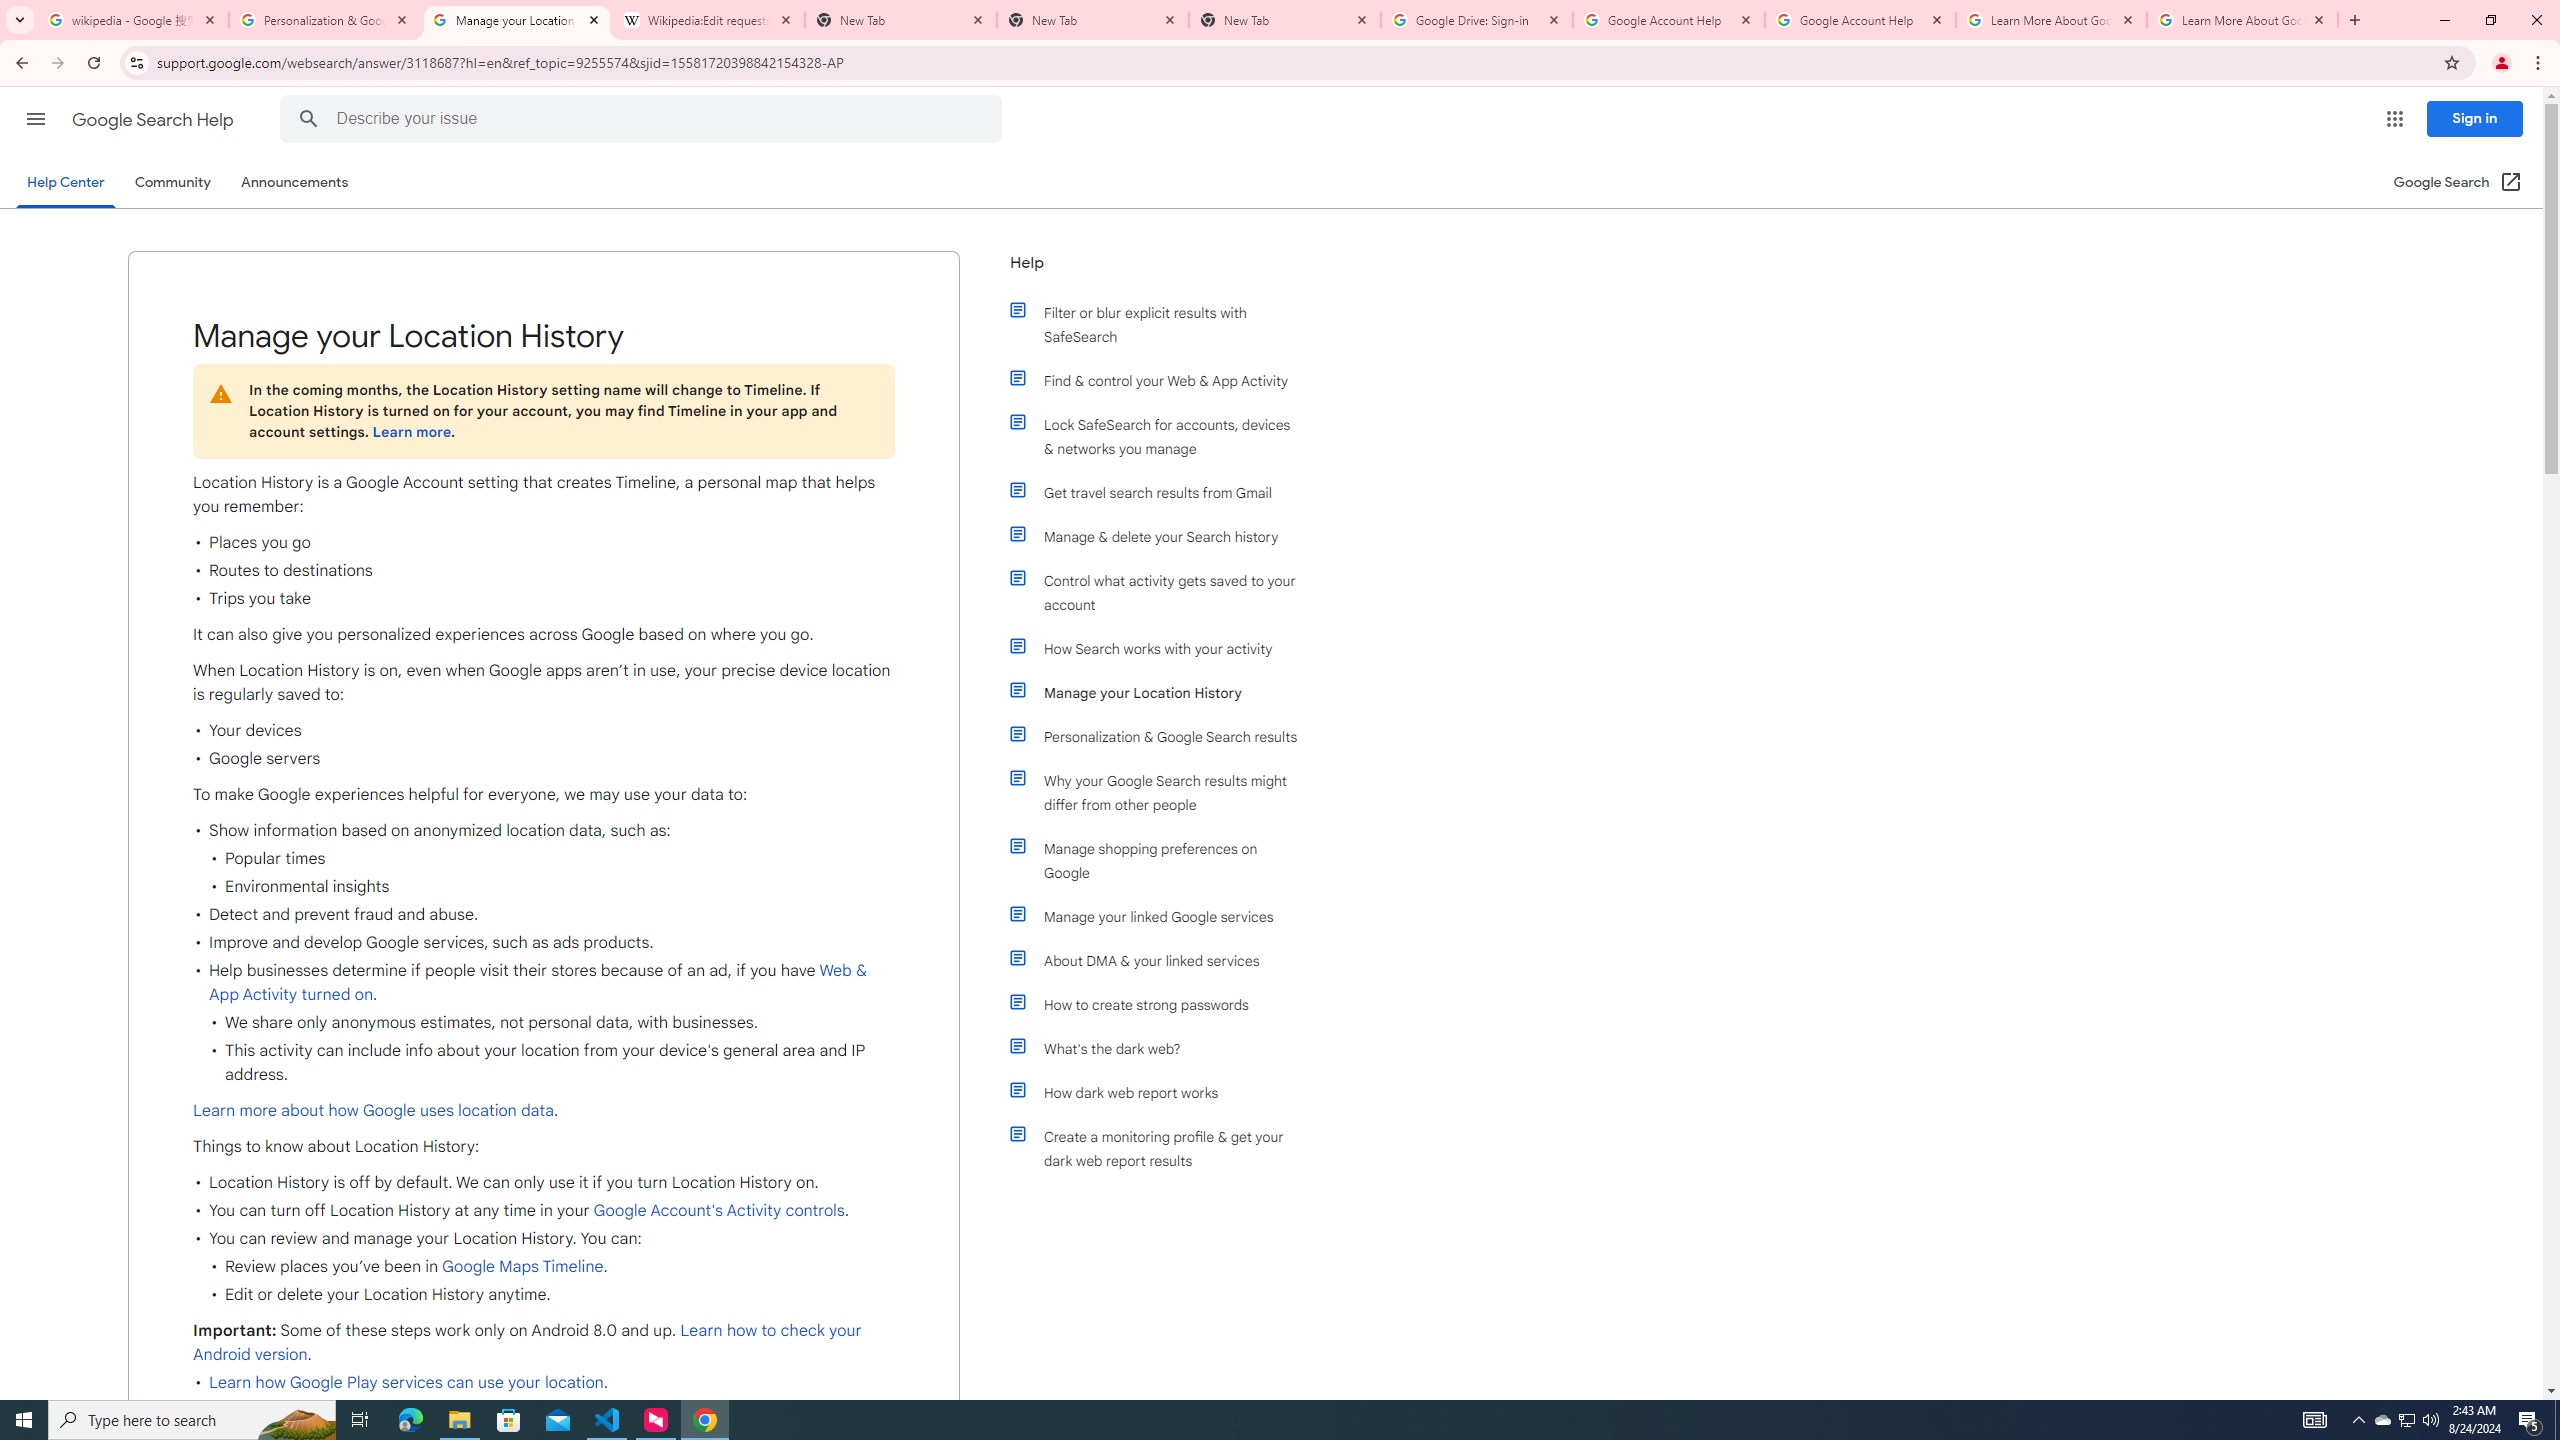 The image size is (2560, 1440). What do you see at coordinates (135, 61) in the screenshot?
I see `'View site information'` at bounding box center [135, 61].